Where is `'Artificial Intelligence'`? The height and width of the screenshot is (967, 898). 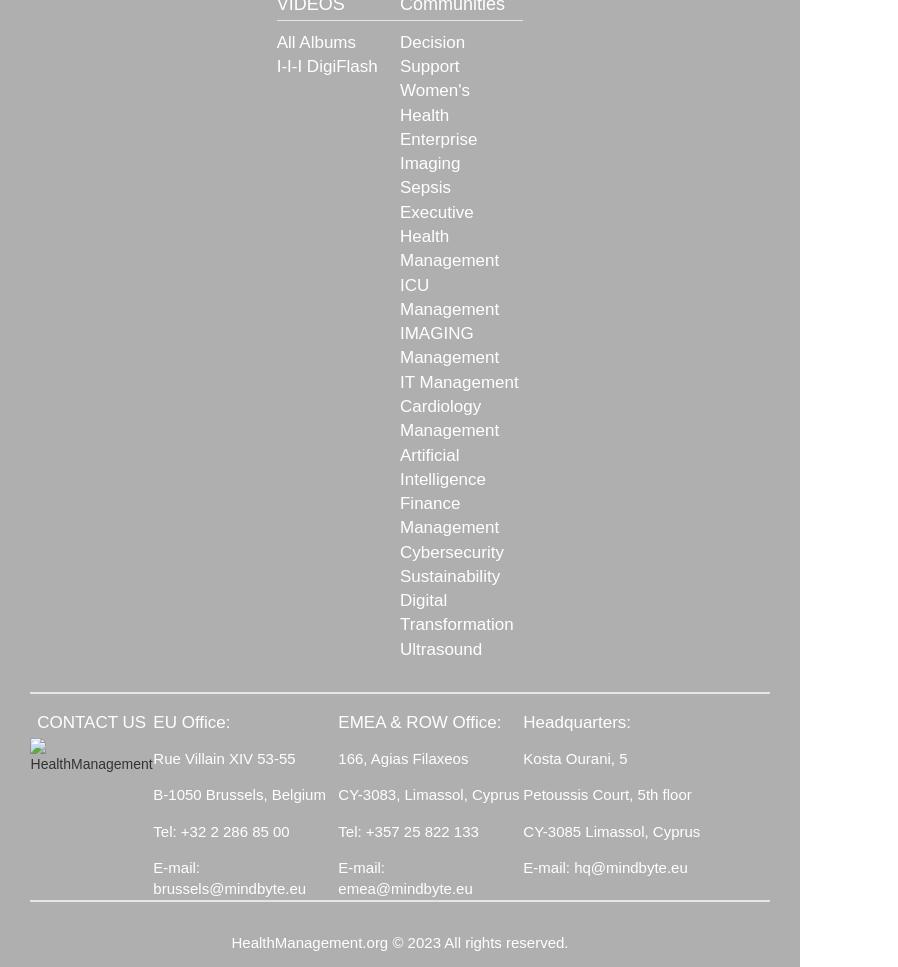
'Artificial Intelligence' is located at coordinates (442, 466).